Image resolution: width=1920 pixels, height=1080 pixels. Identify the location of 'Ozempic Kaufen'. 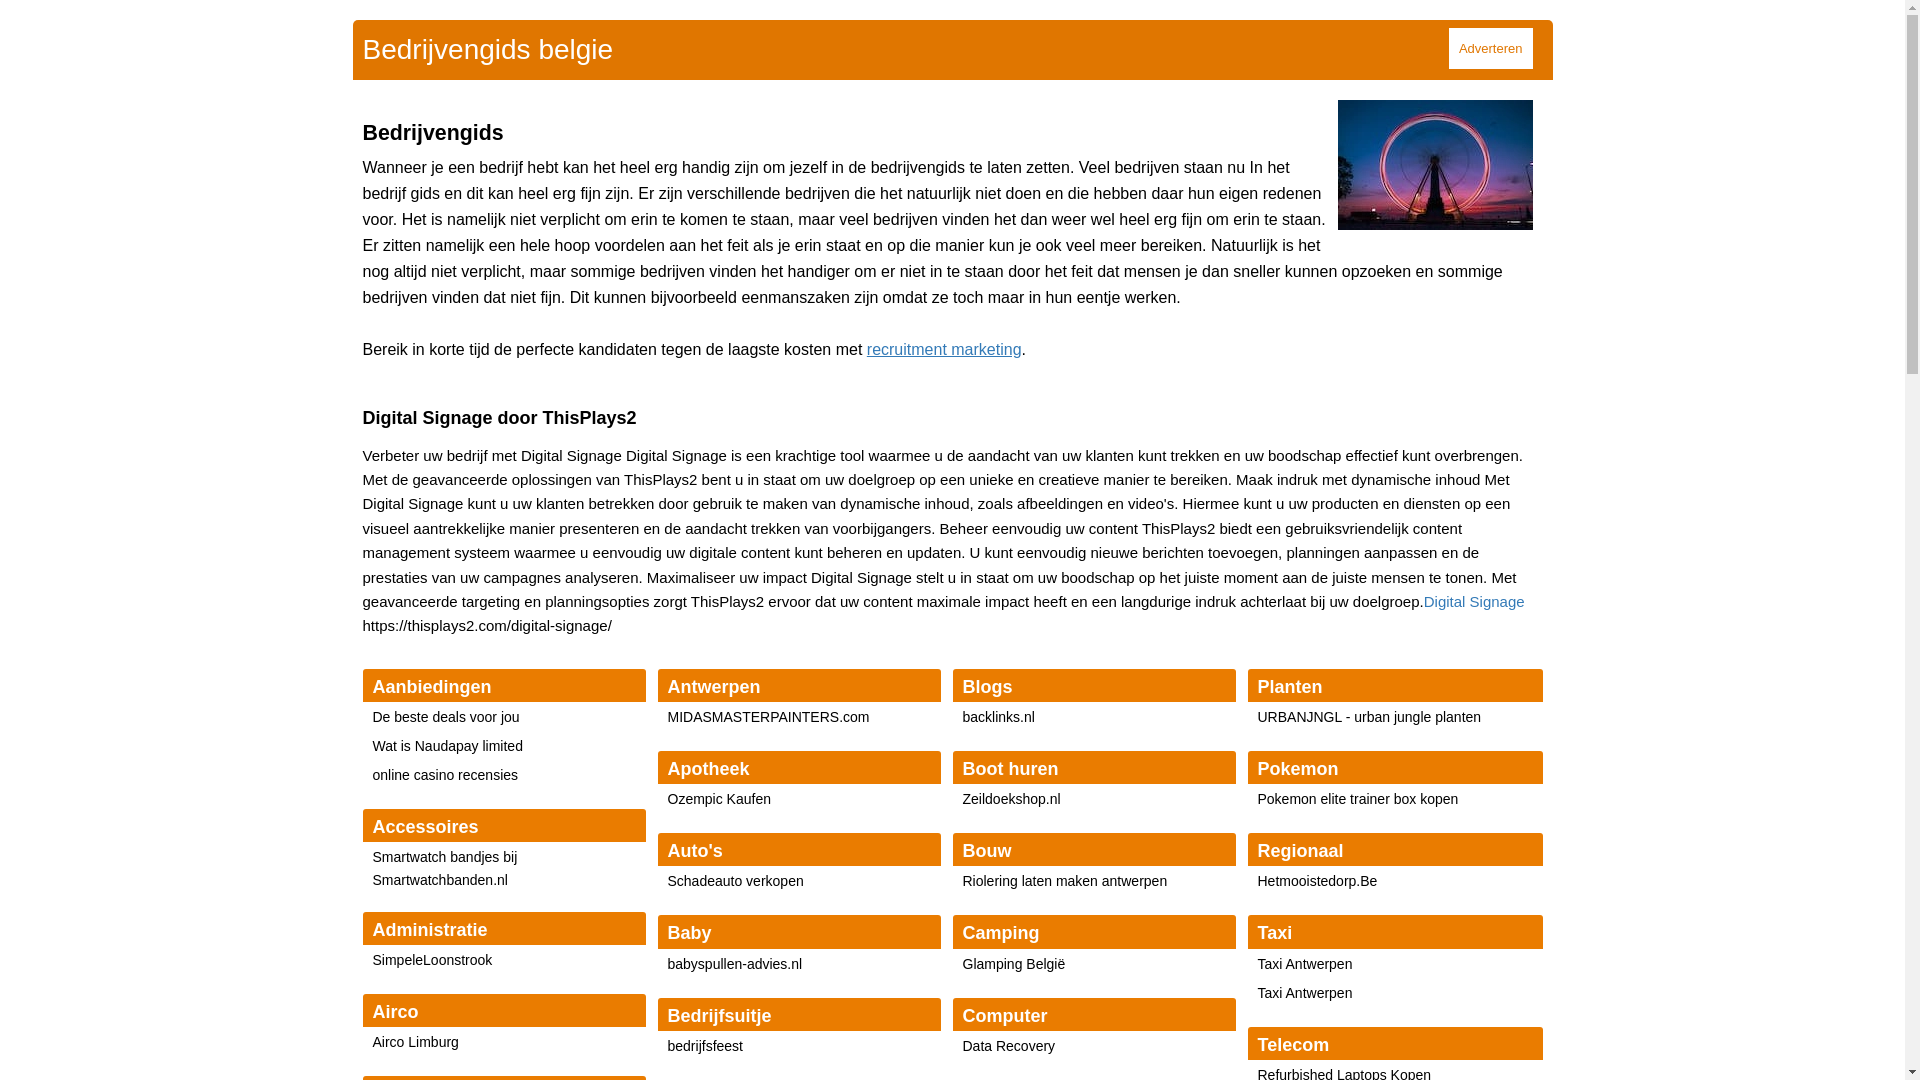
(667, 797).